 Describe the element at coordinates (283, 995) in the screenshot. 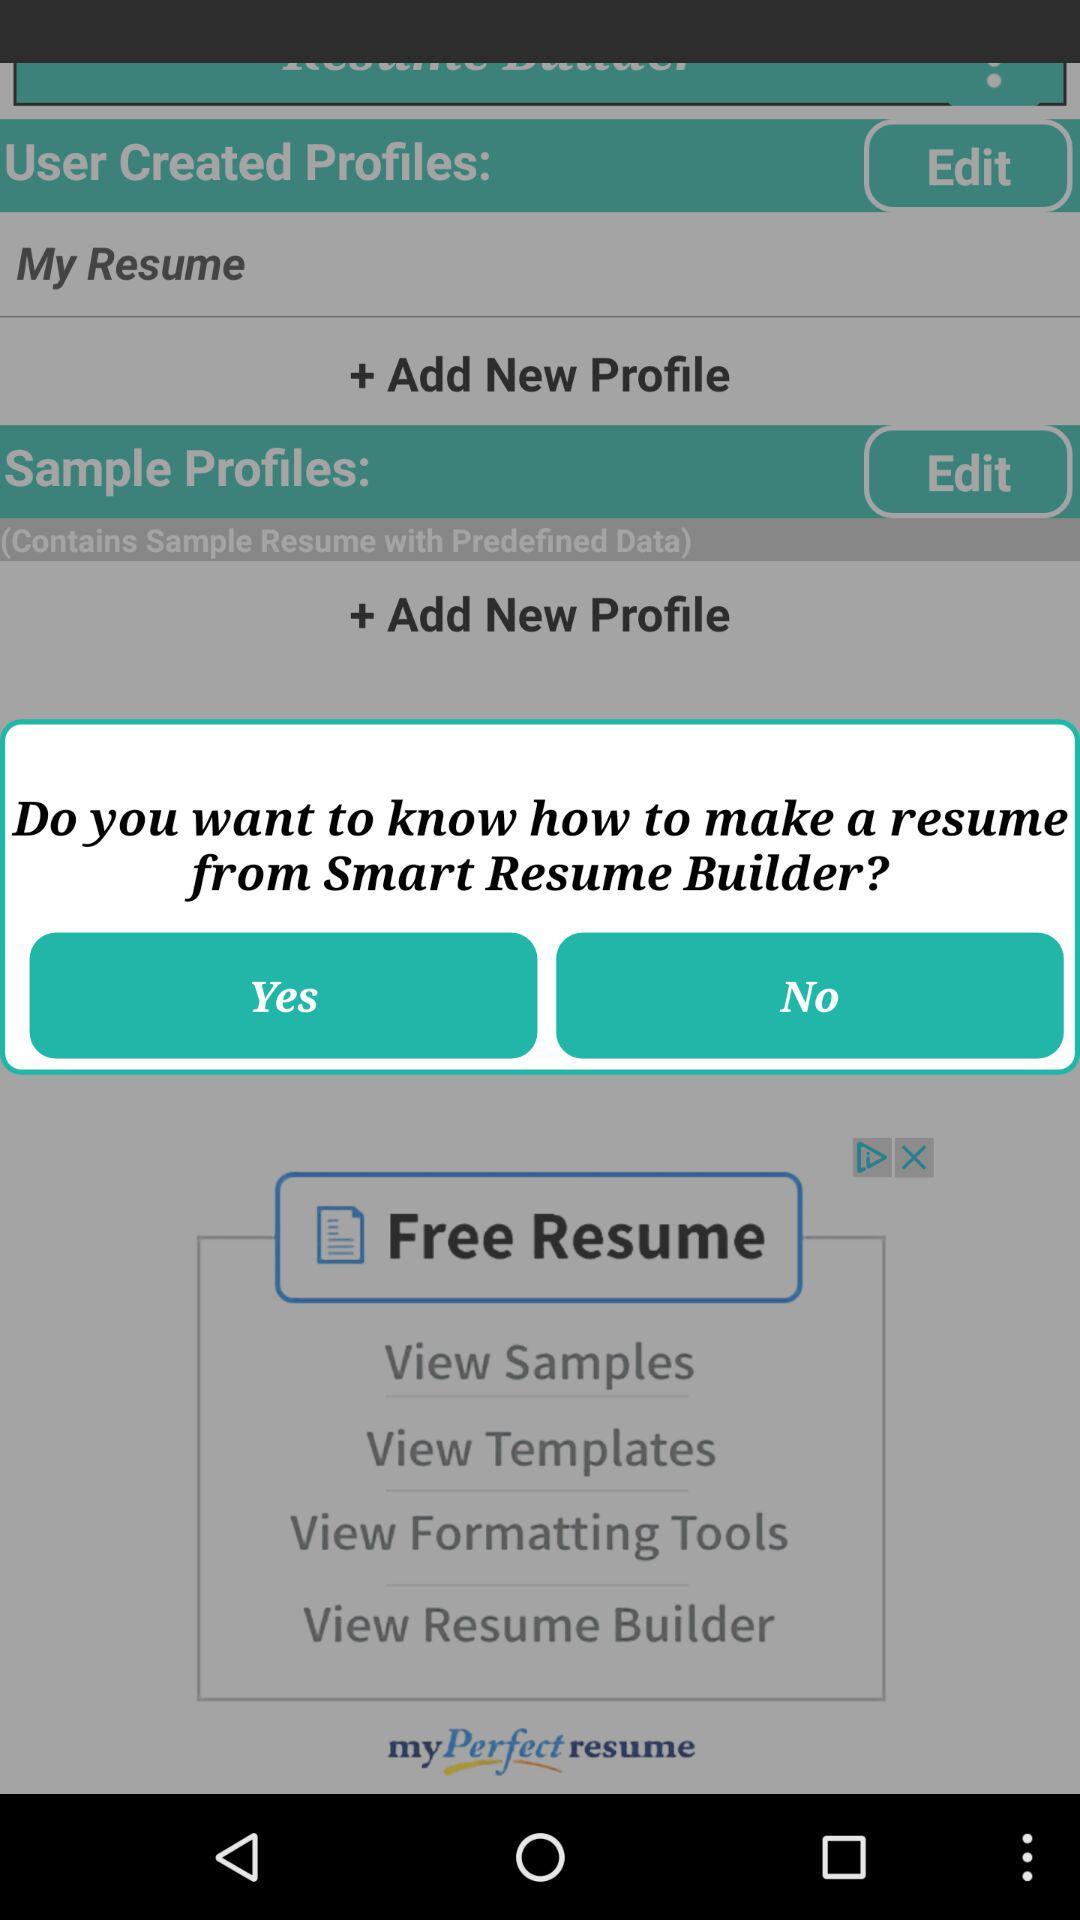

I see `button on the left` at that location.